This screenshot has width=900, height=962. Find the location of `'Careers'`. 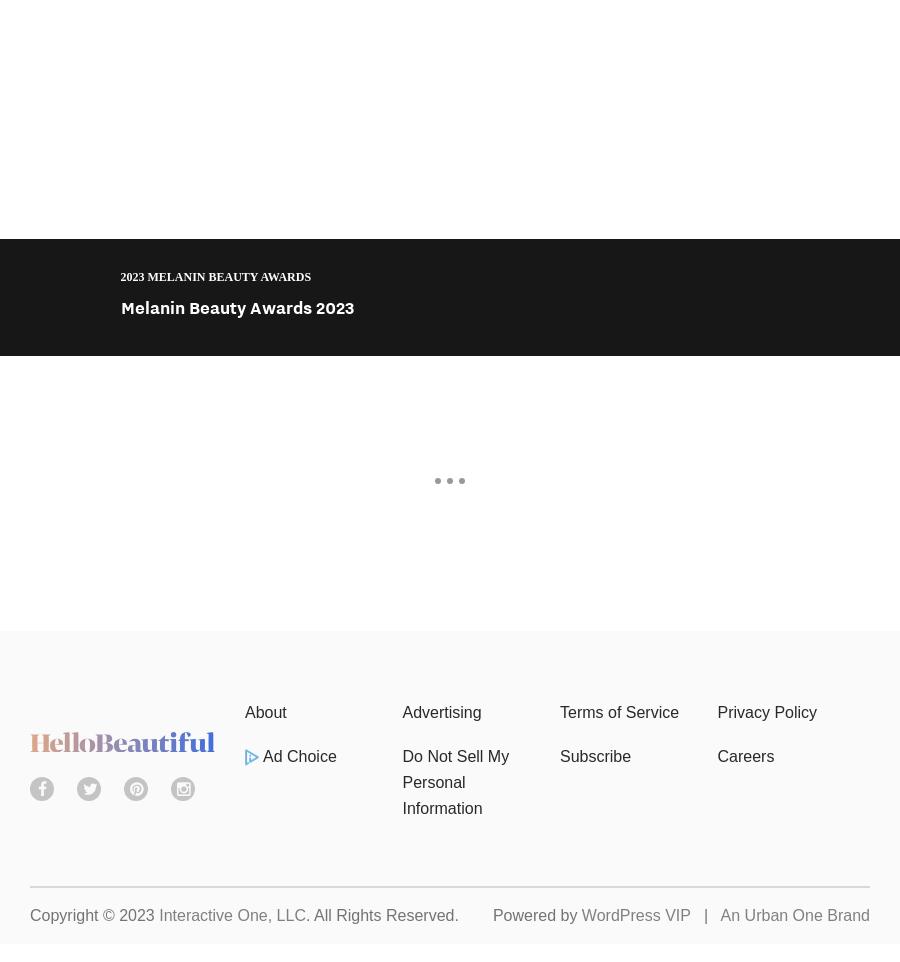

'Careers' is located at coordinates (744, 756).